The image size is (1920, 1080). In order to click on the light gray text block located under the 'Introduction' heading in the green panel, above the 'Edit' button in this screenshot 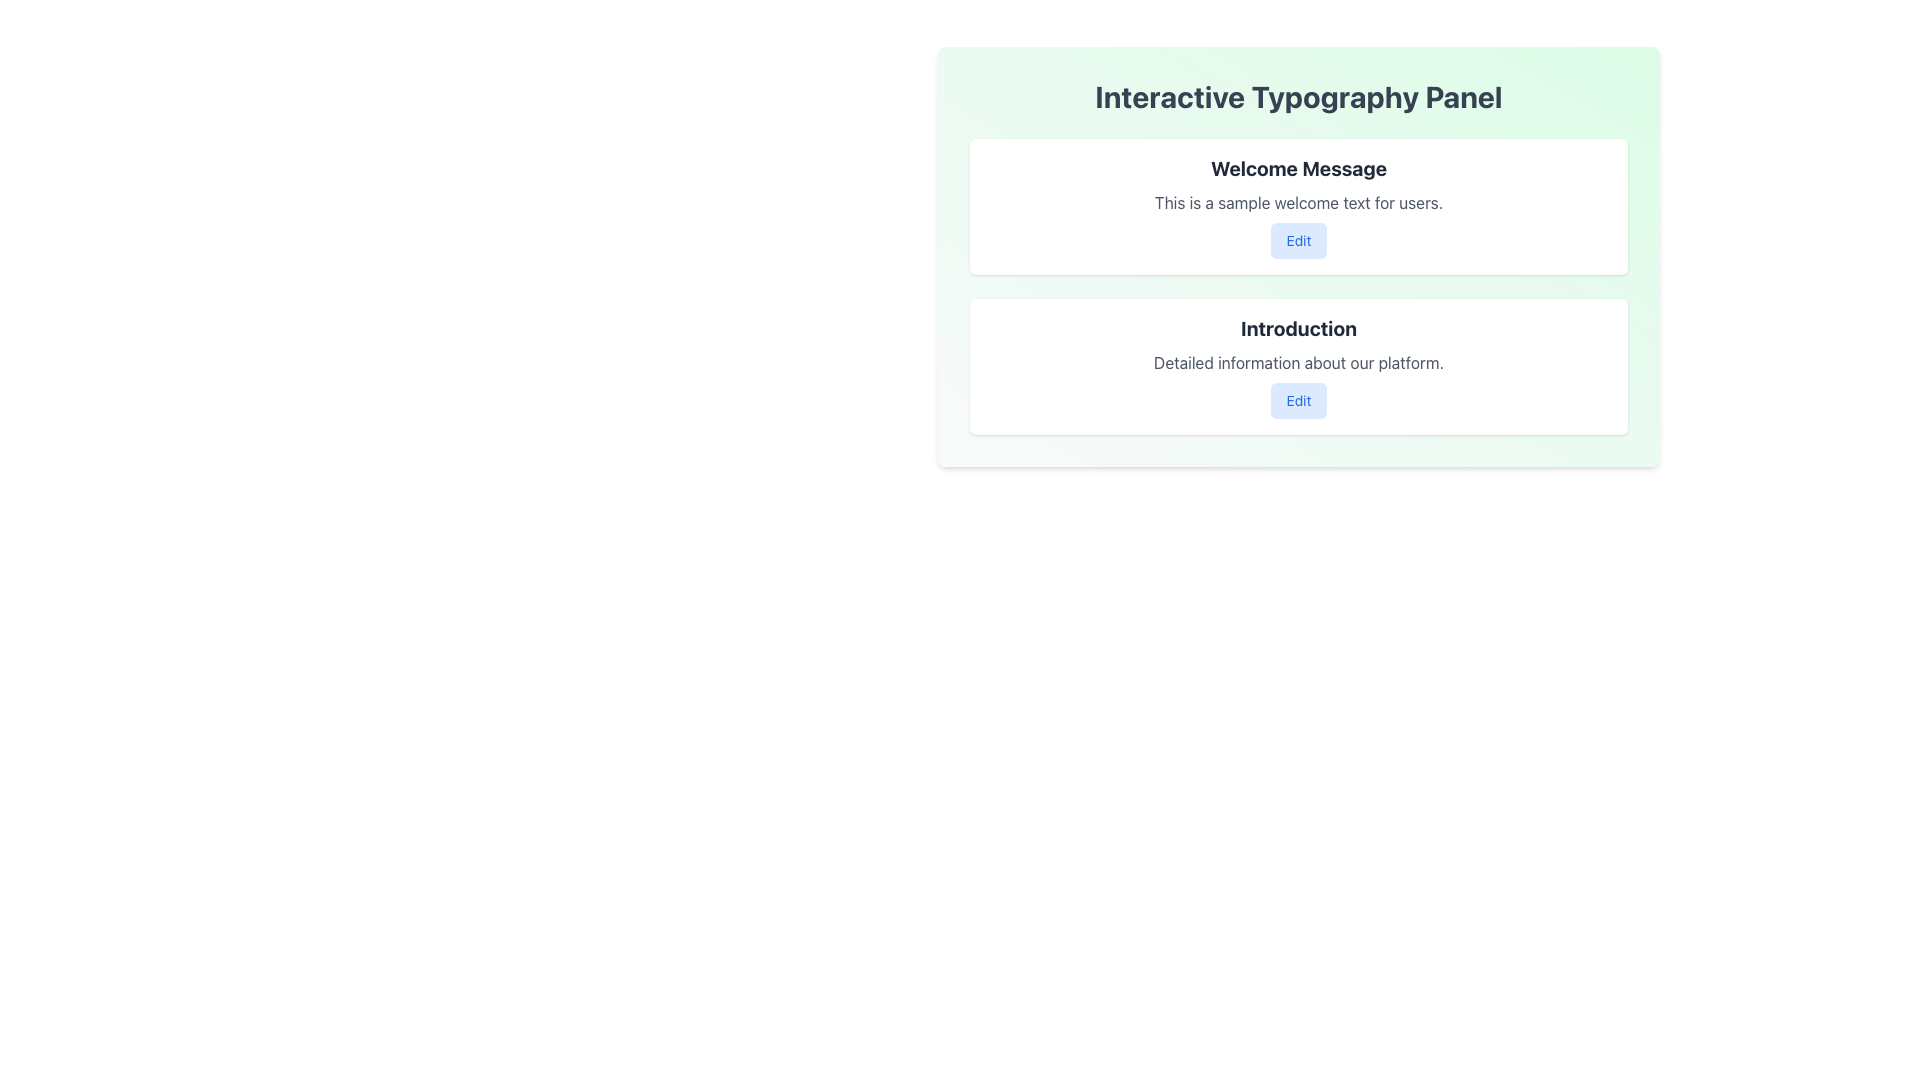, I will do `click(1299, 362)`.